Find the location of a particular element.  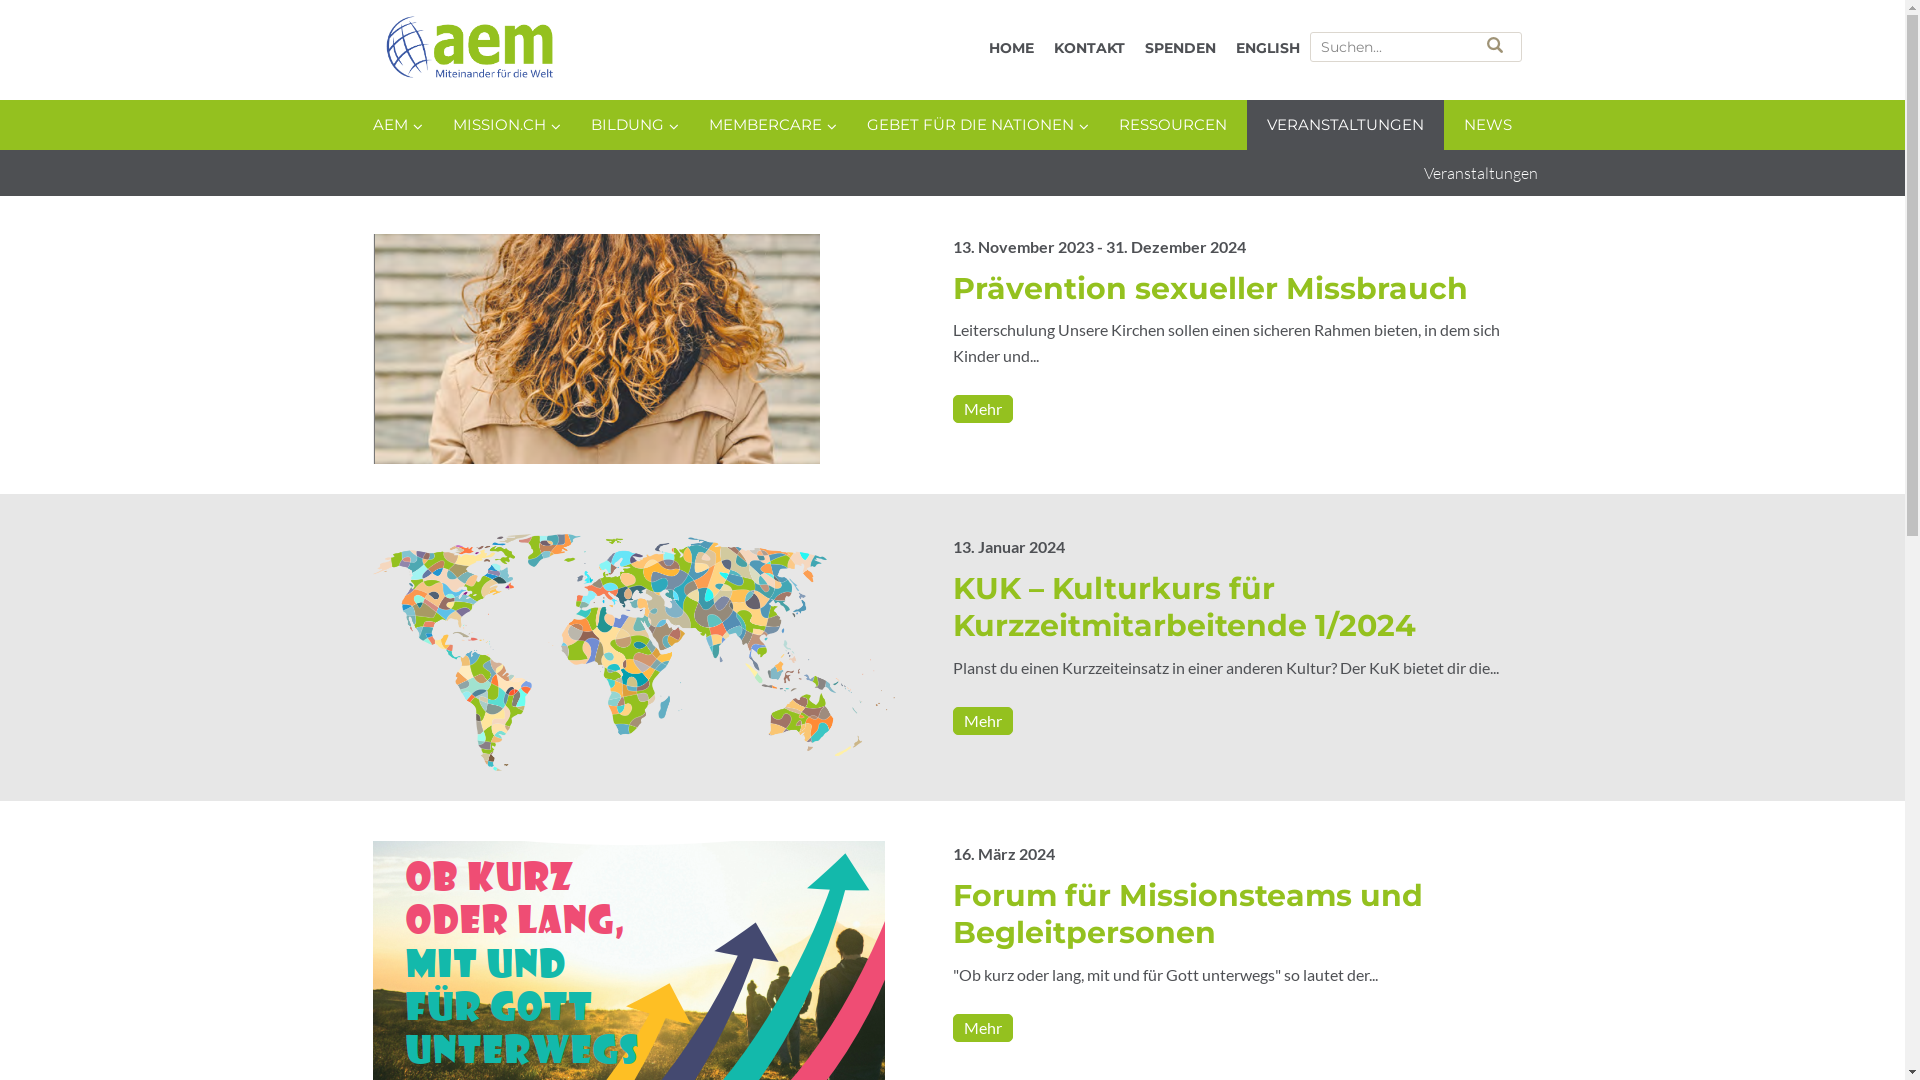

'NEWS' is located at coordinates (1488, 124).